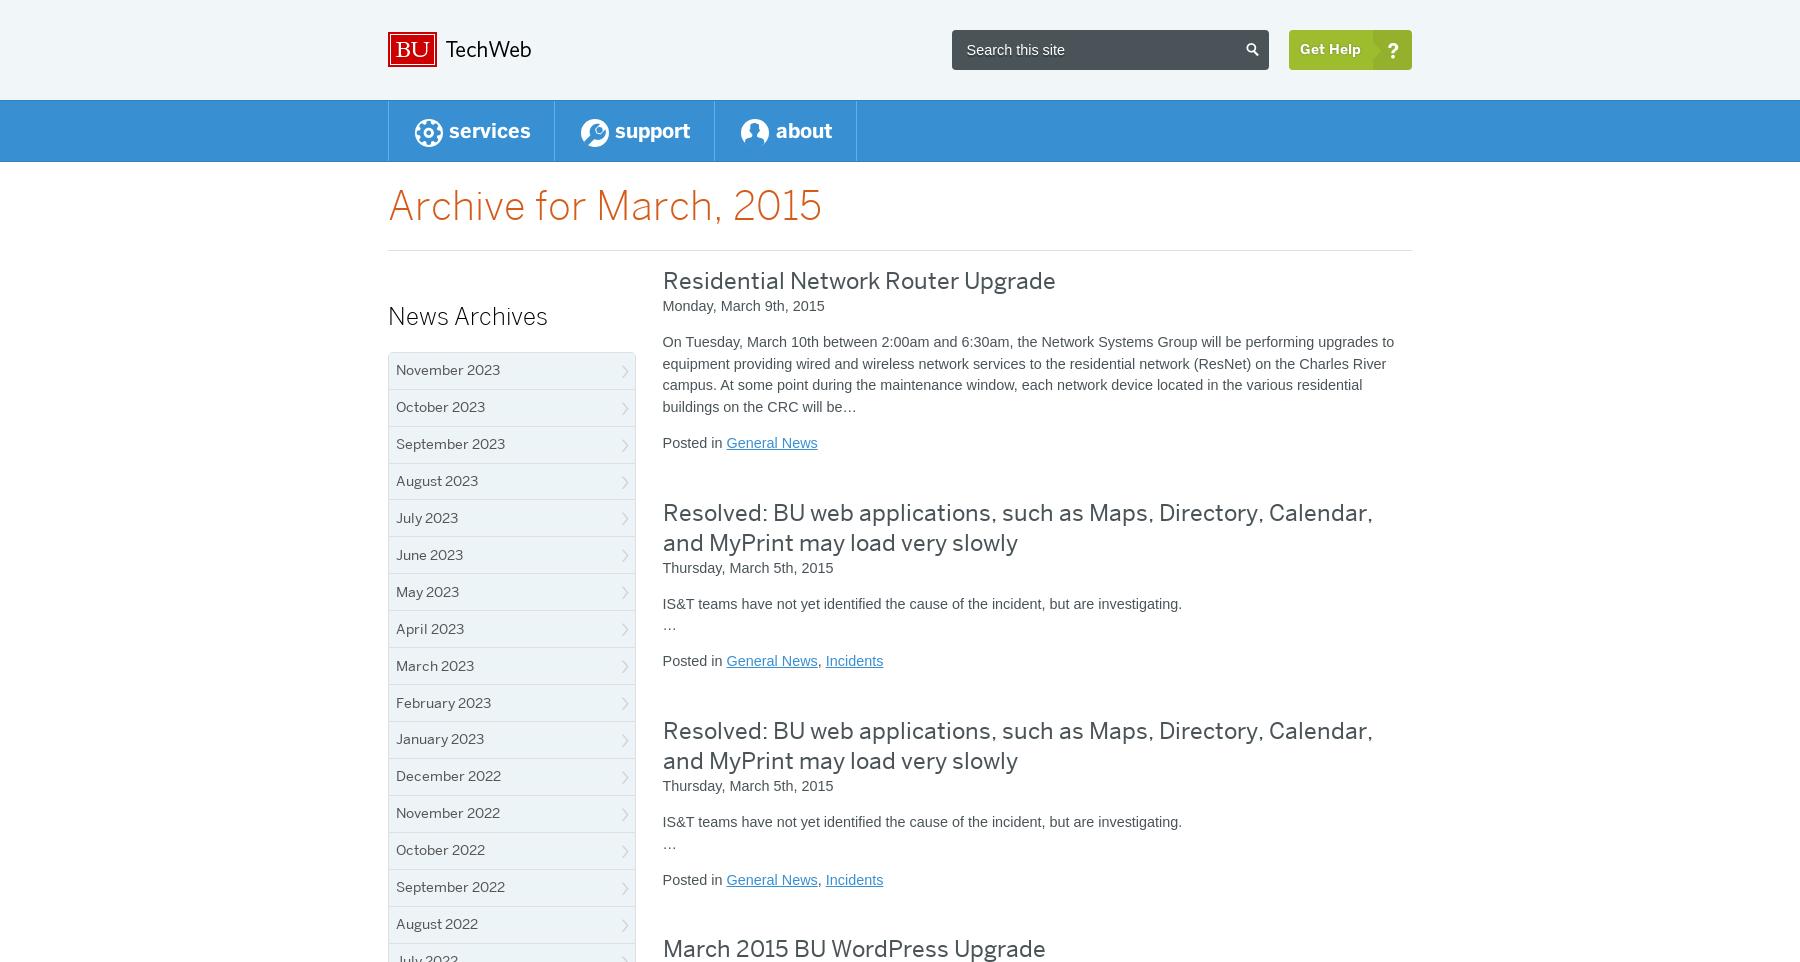 The width and height of the screenshot is (1800, 962). What do you see at coordinates (450, 885) in the screenshot?
I see `'September 2022'` at bounding box center [450, 885].